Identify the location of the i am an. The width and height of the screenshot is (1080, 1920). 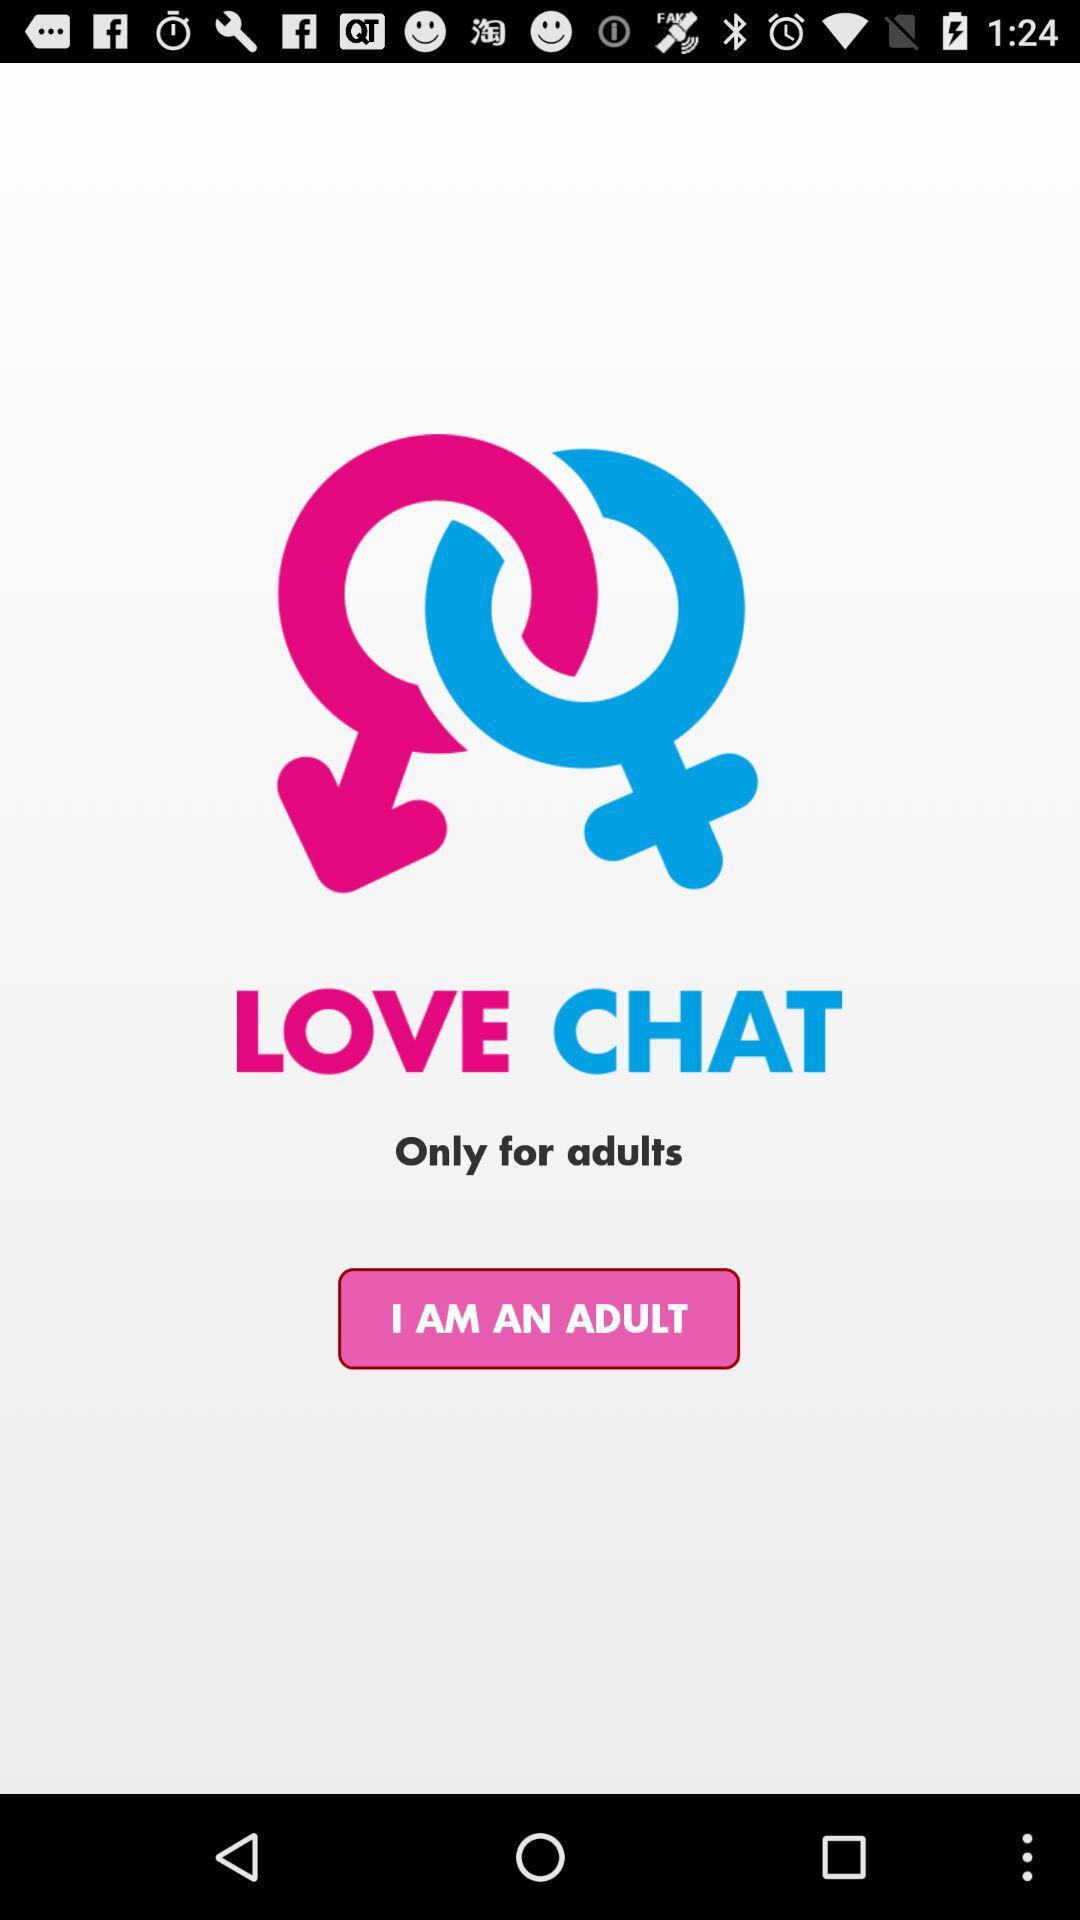
(538, 1318).